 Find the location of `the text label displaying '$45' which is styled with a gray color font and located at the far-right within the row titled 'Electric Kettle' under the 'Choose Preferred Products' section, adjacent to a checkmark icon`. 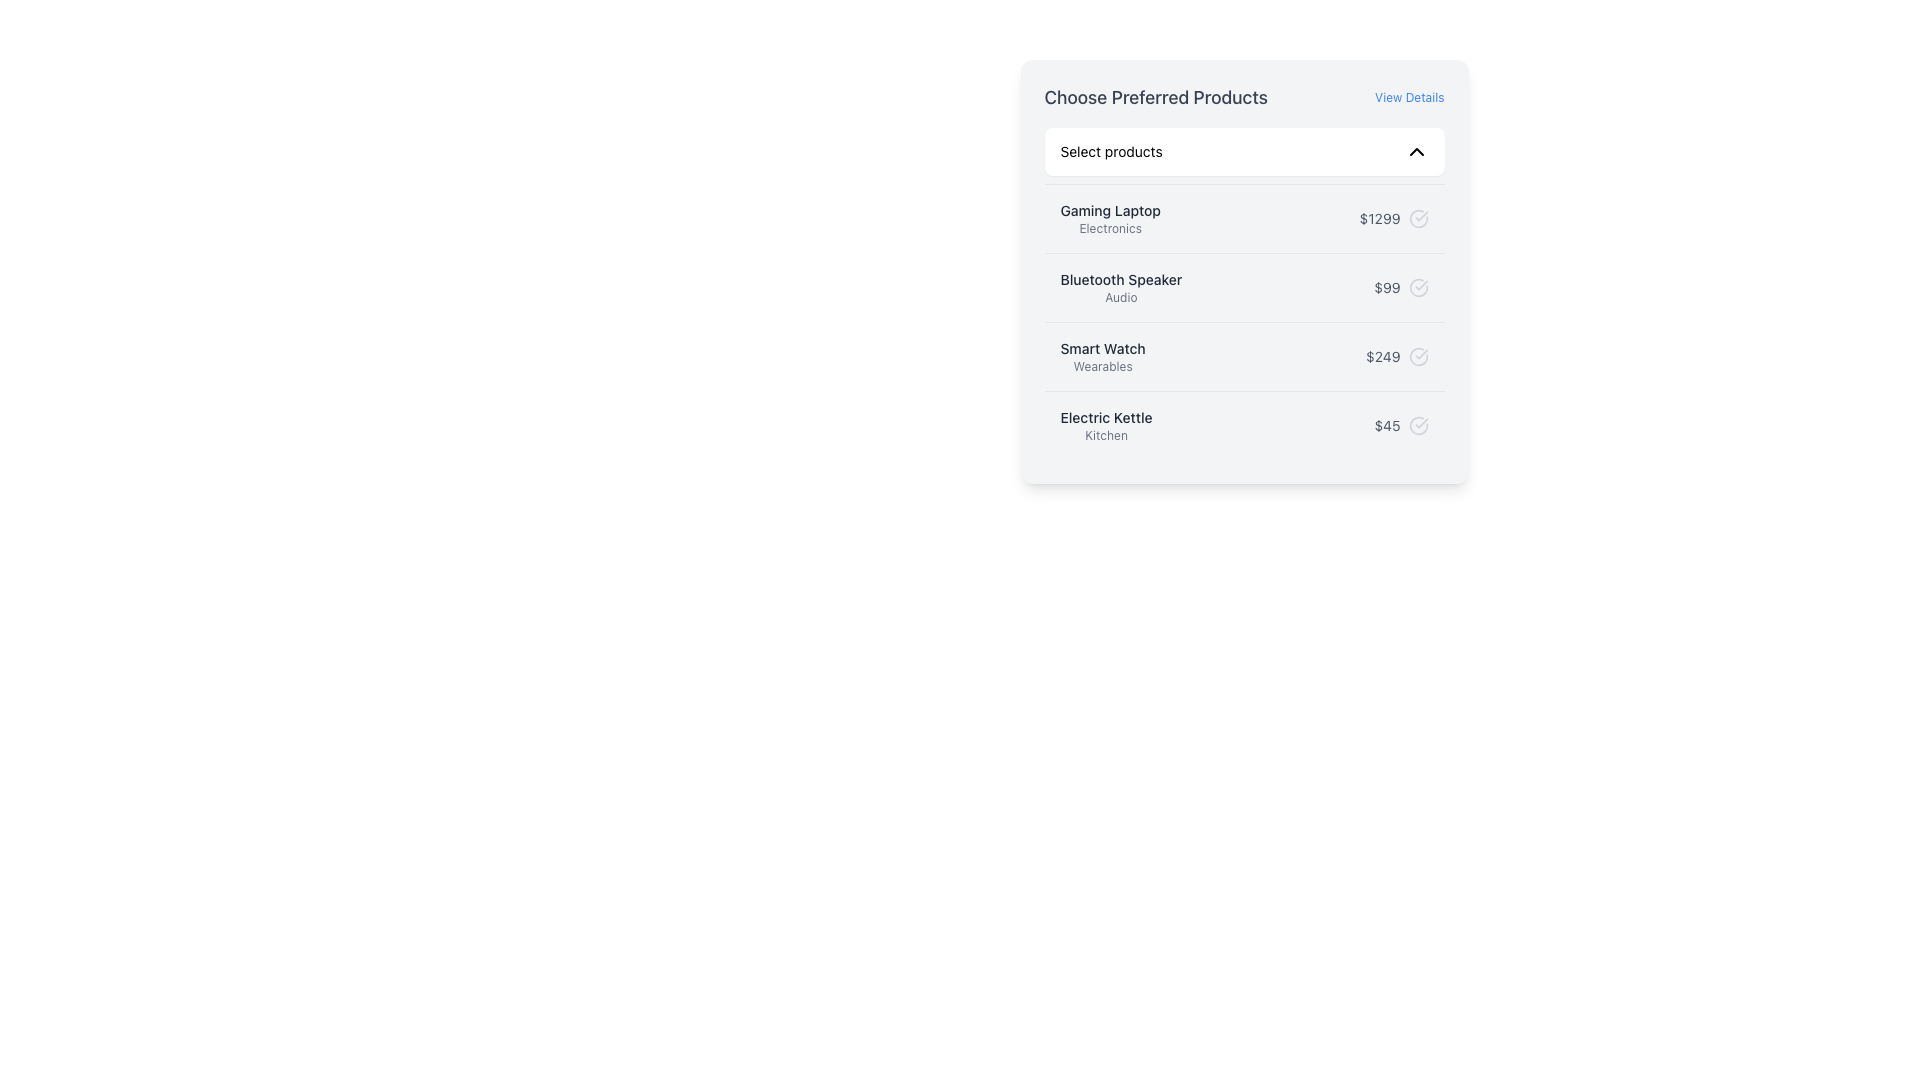

the text label displaying '$45' which is styled with a gray color font and located at the far-right within the row titled 'Electric Kettle' under the 'Choose Preferred Products' section, adjacent to a checkmark icon is located at coordinates (1400, 424).